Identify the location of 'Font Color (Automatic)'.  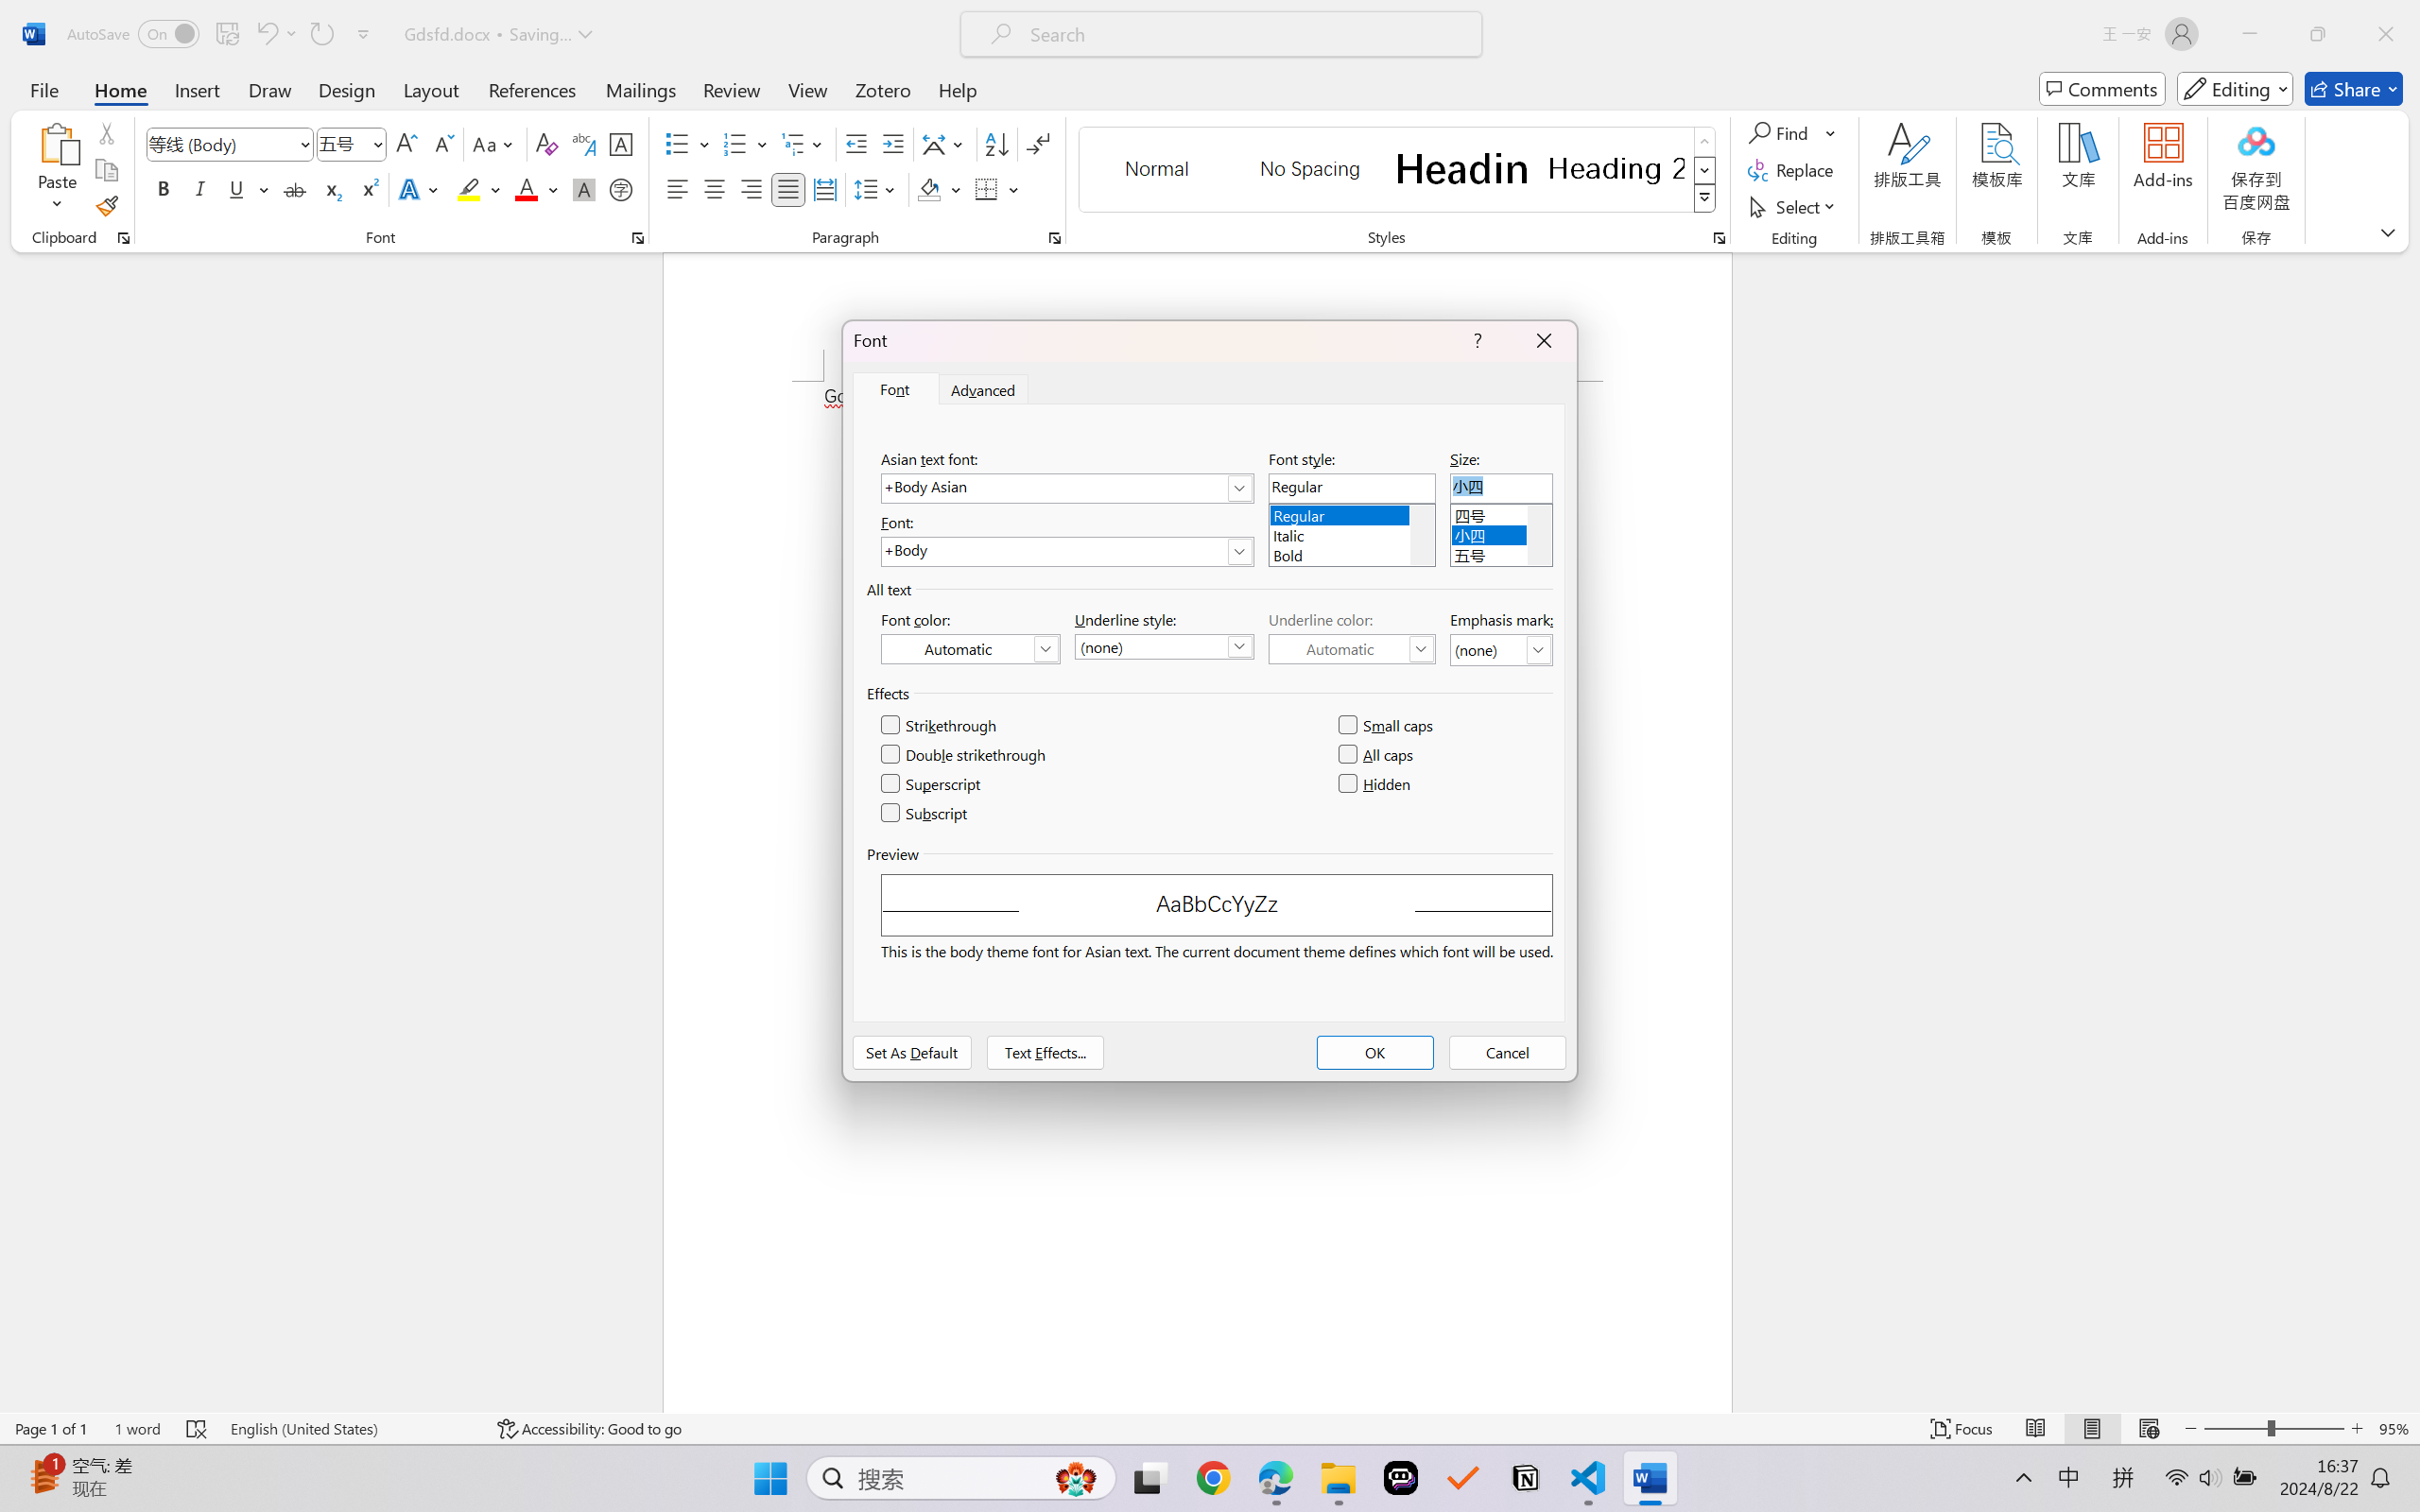
(969, 648).